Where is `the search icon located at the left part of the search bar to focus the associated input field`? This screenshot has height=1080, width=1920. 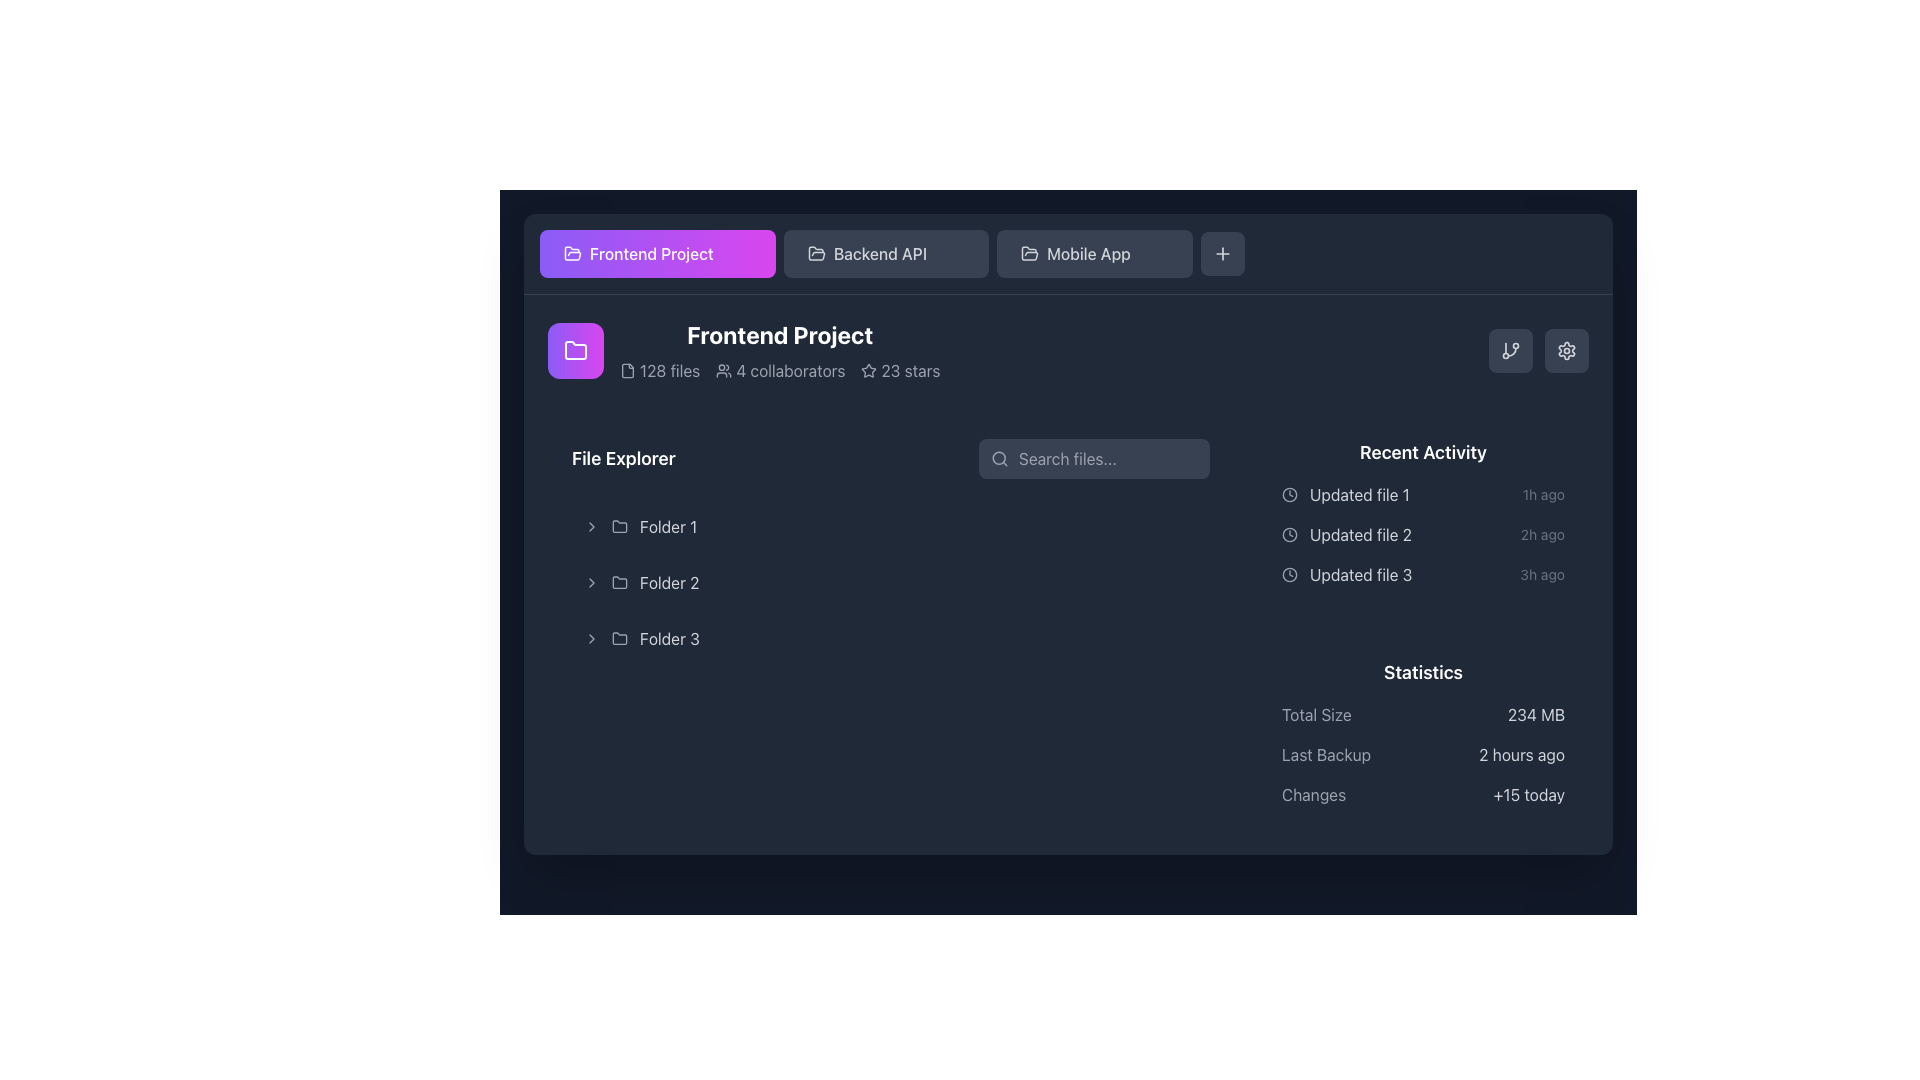 the search icon located at the left part of the search bar to focus the associated input field is located at coordinates (999, 459).